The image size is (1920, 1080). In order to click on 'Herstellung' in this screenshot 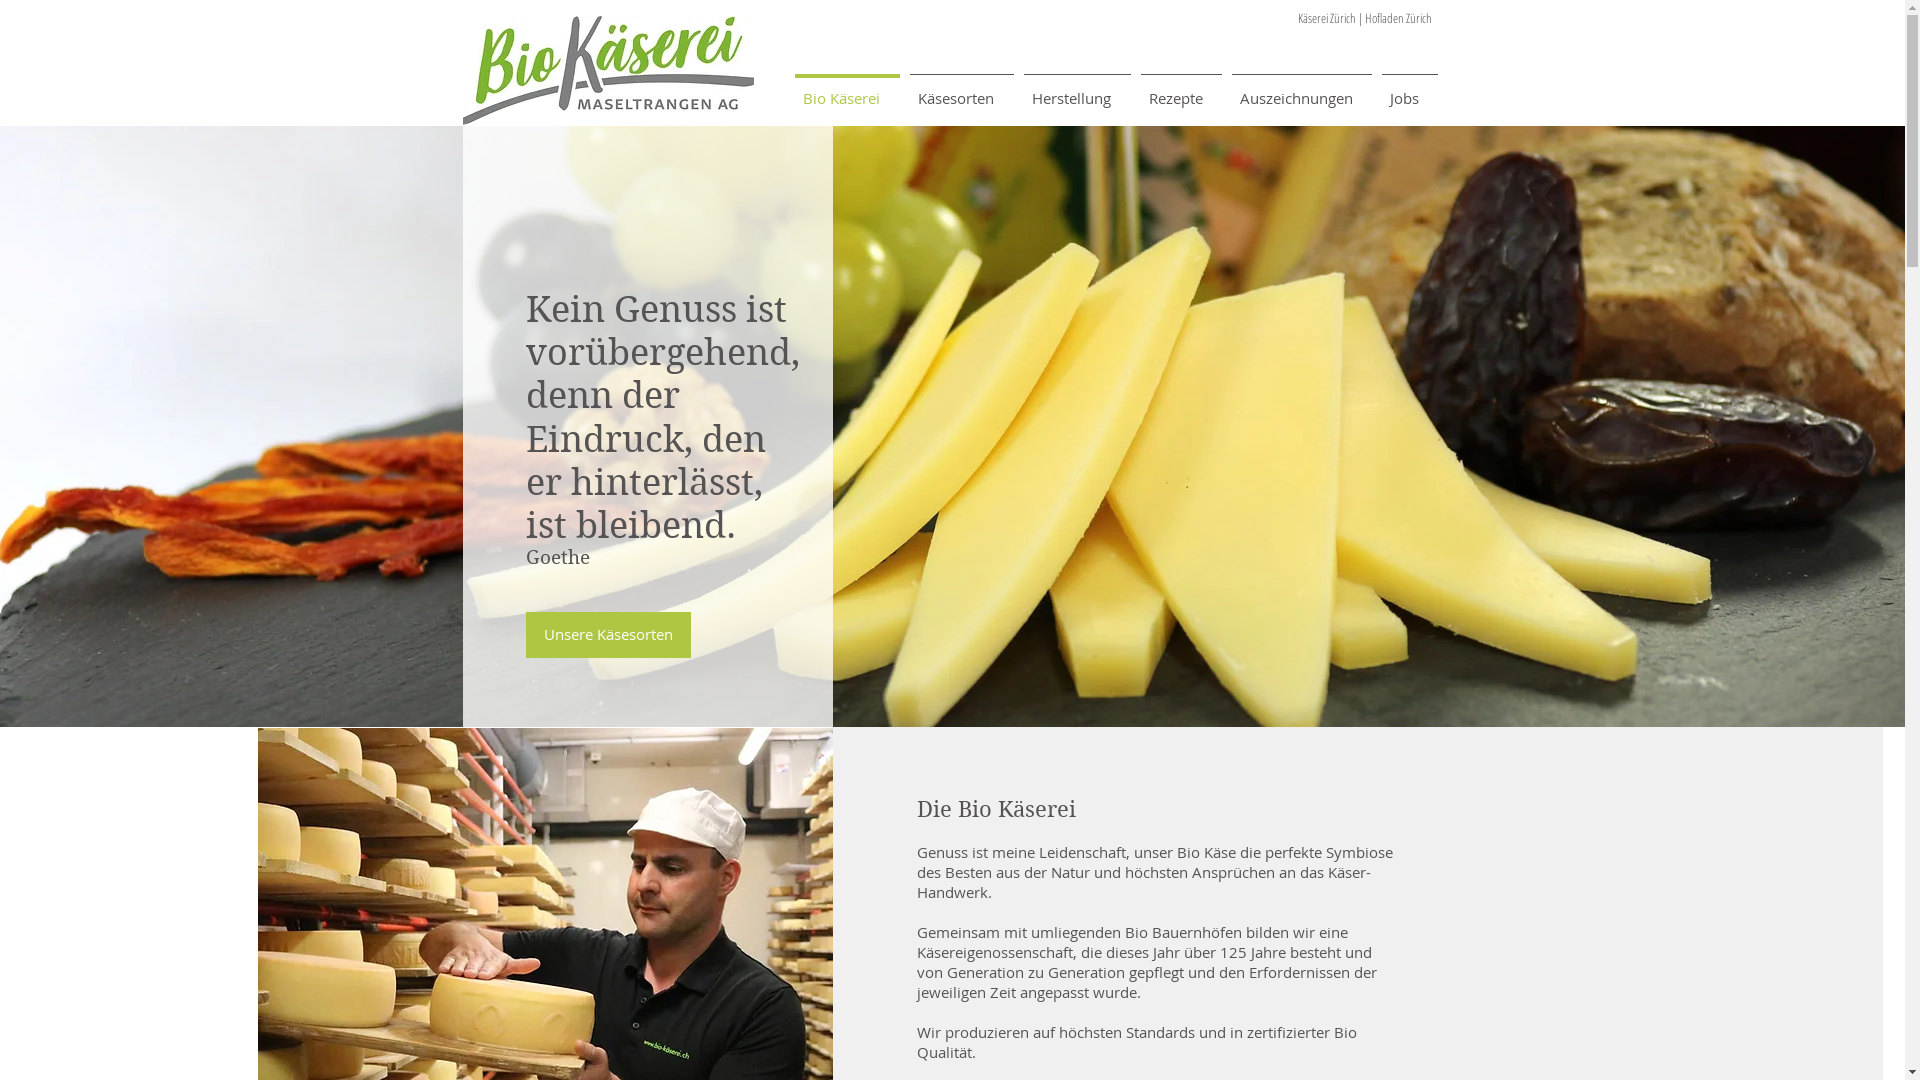, I will do `click(1075, 87)`.